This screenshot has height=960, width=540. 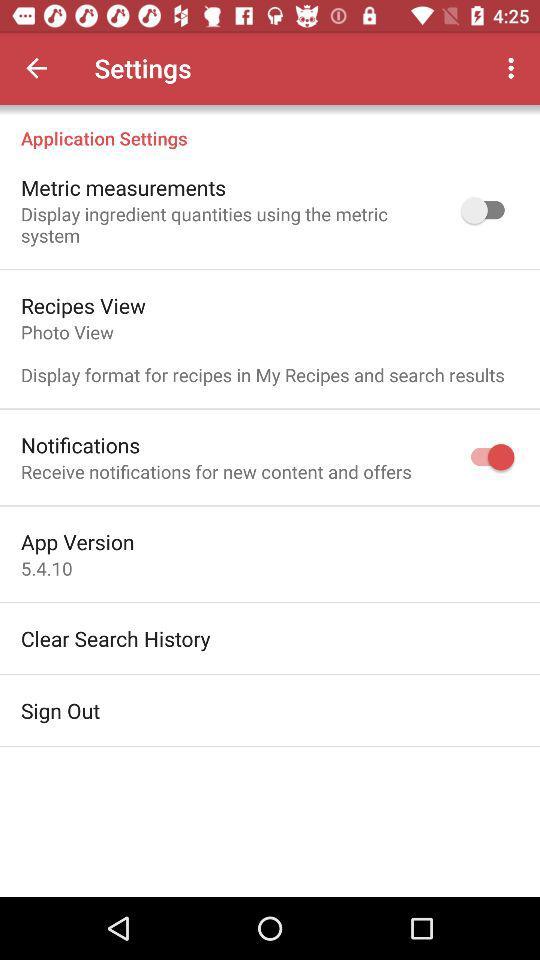 I want to click on the app next to settings app, so click(x=513, y=68).